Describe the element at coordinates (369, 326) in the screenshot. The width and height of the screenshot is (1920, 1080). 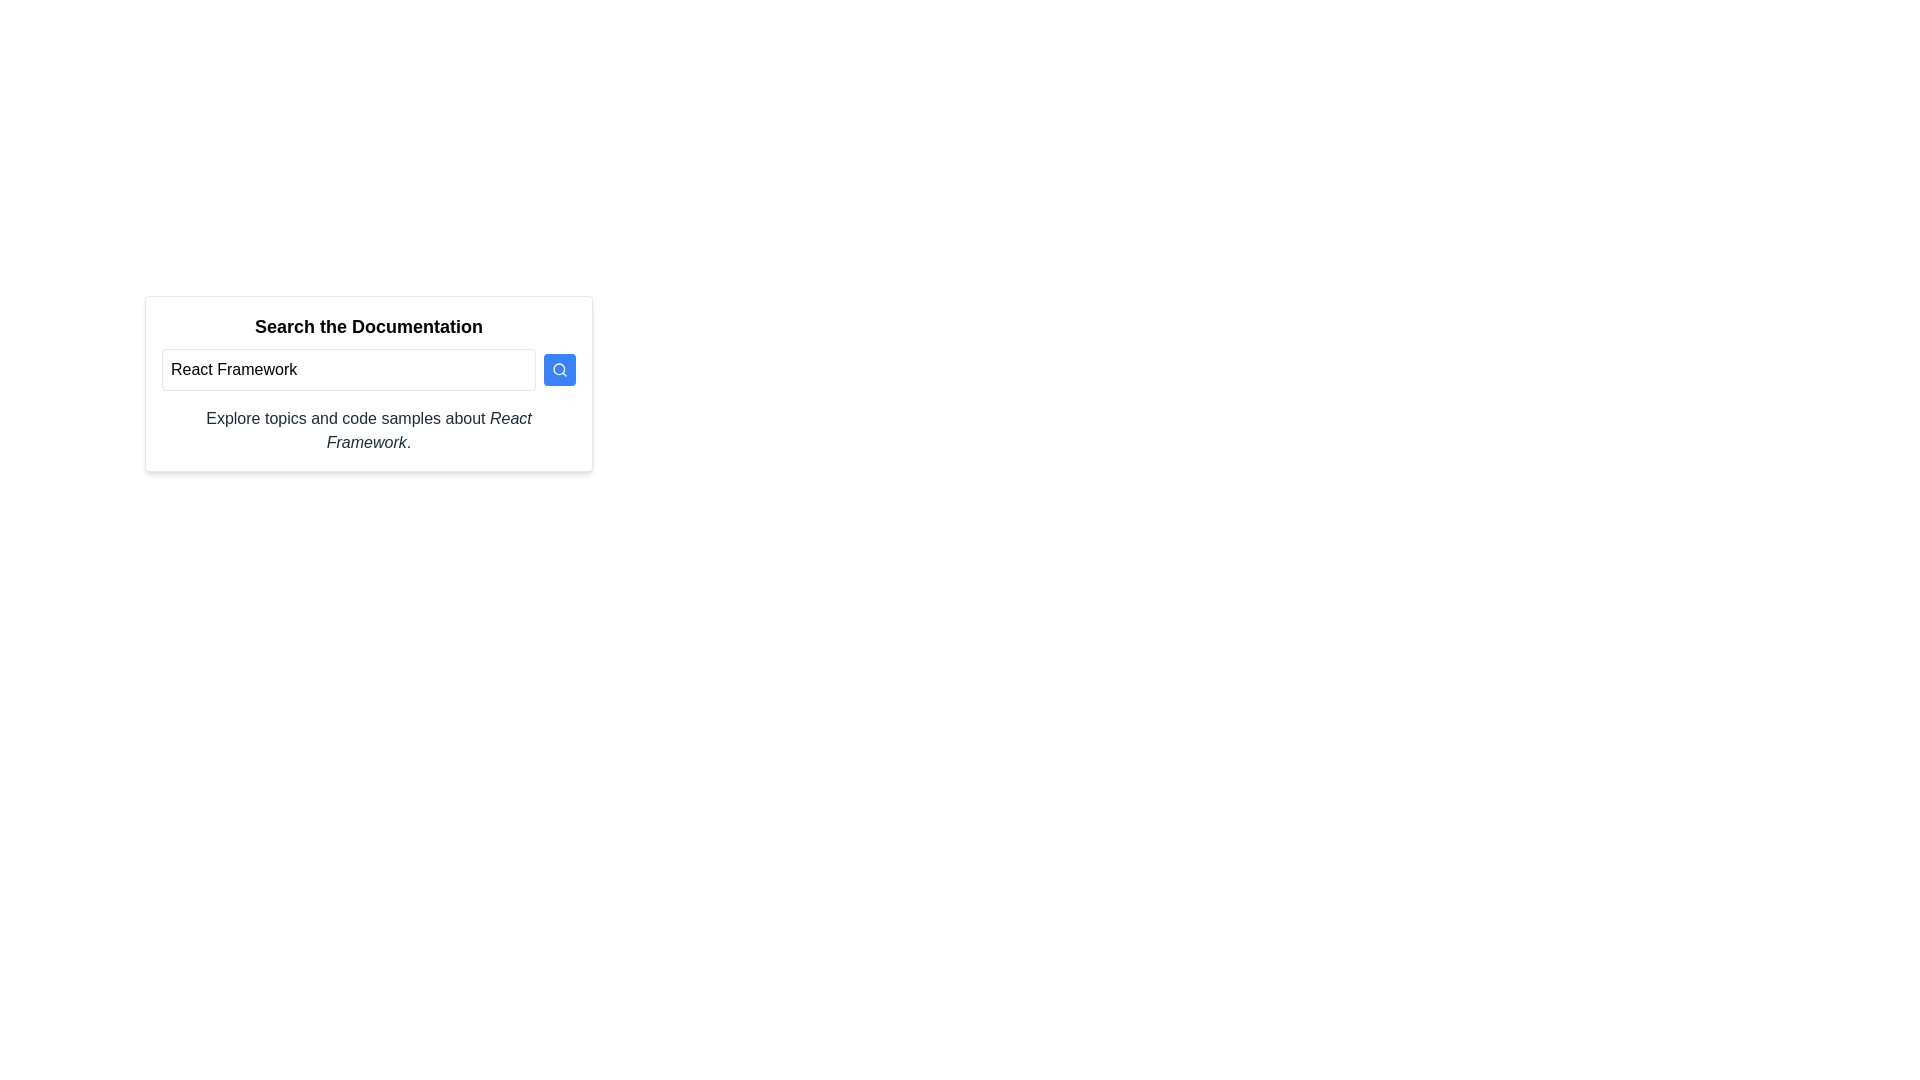
I see `the static text label that serves as a heading or title for the section, providing context for the user regarding the interface beneath` at that location.